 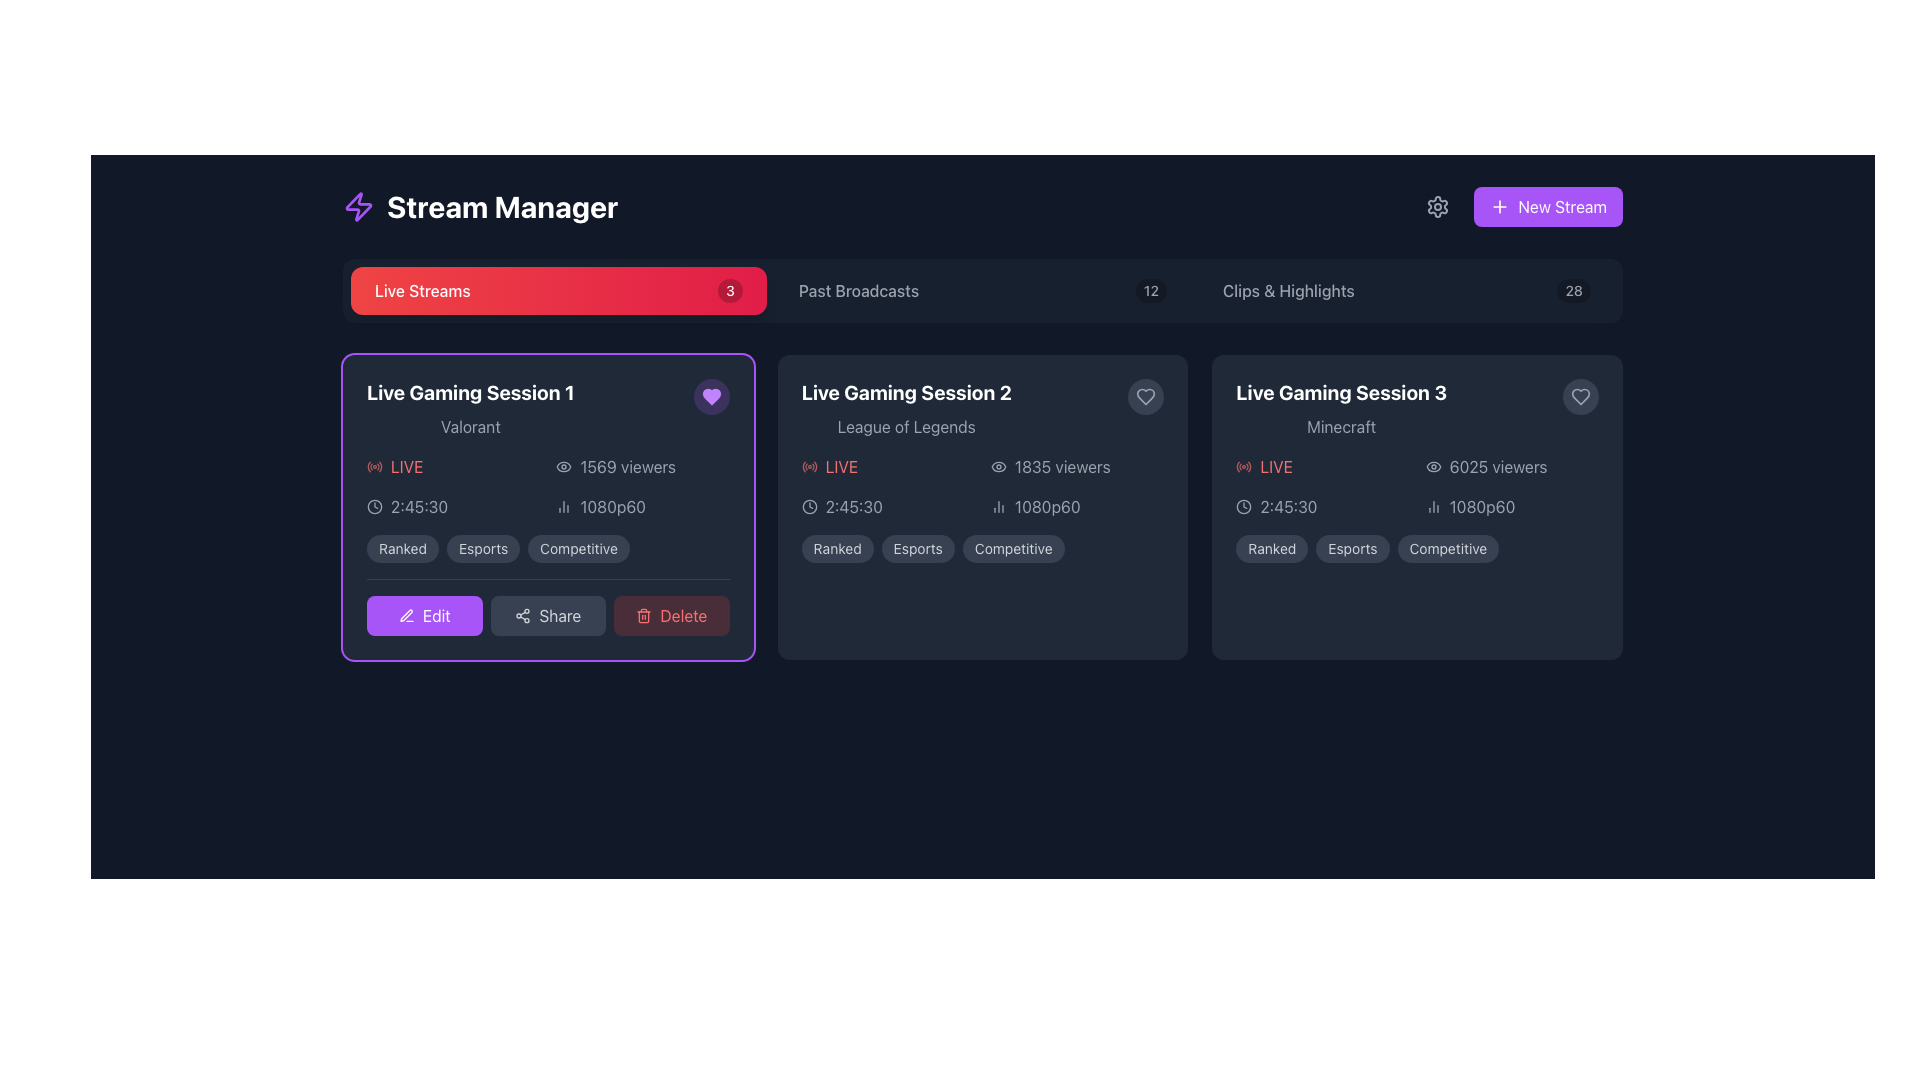 I want to click on the share icon located within the 'Share' button of the 'Live Gaming Session 1' panel, which is positioned in the bottom row of controls, so click(x=523, y=615).